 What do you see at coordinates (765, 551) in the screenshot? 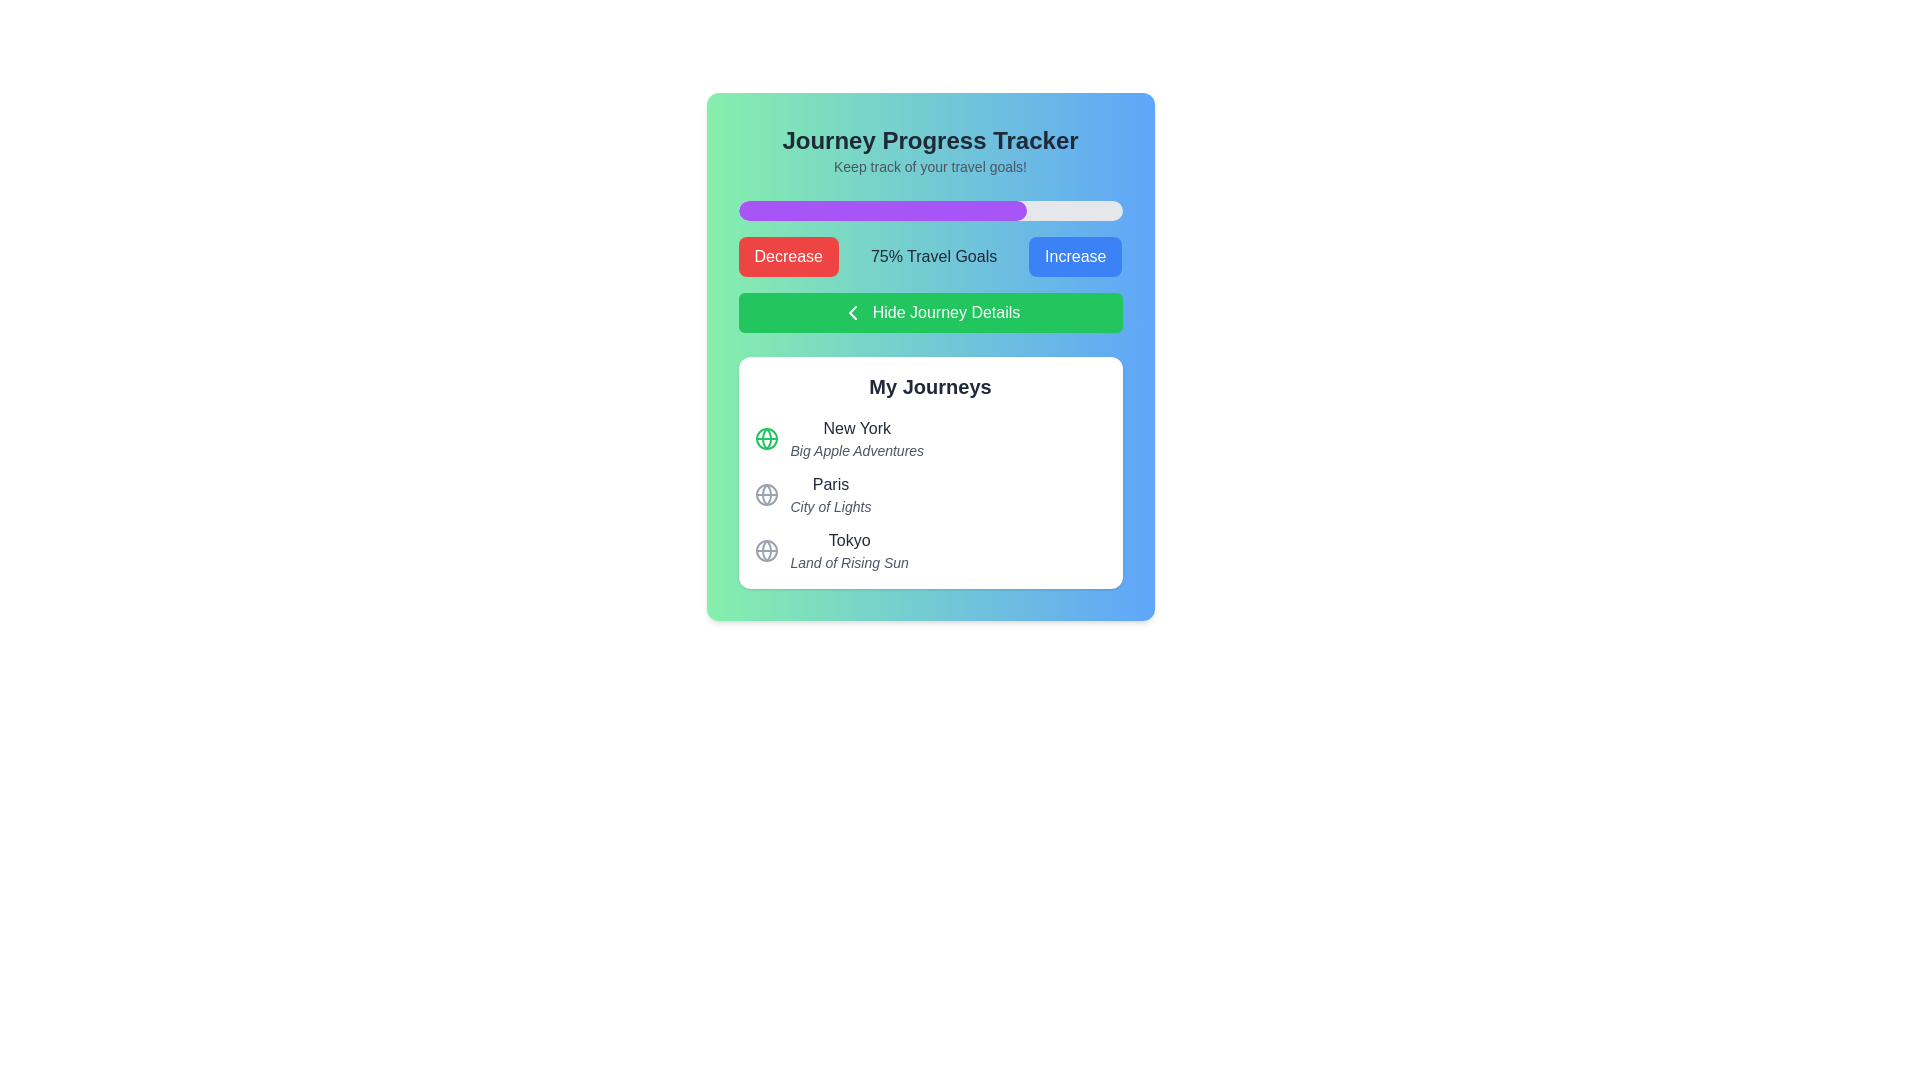
I see `the circular globe icon with a gray outline located to the left of the text 'Tokyo' in the 'My Journeys' section` at bounding box center [765, 551].